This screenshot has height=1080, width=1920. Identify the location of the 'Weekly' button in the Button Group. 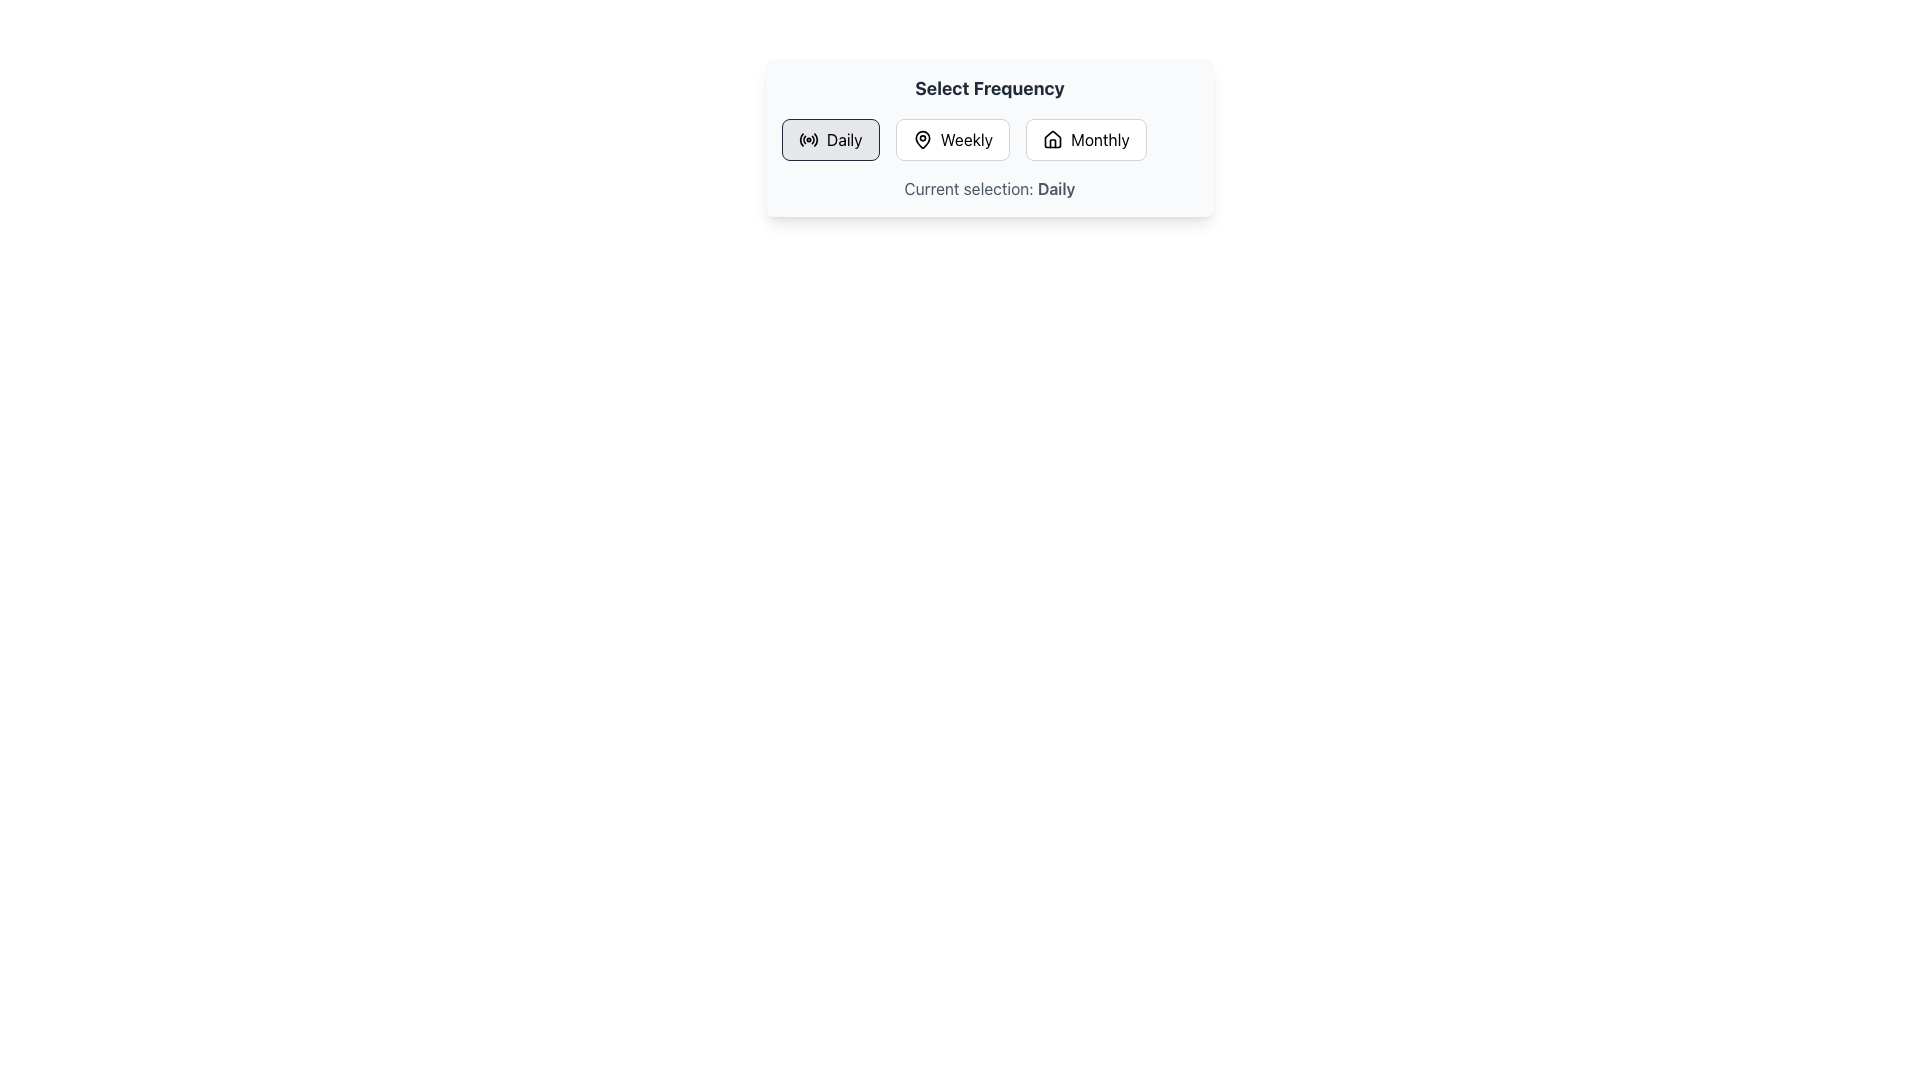
(989, 138).